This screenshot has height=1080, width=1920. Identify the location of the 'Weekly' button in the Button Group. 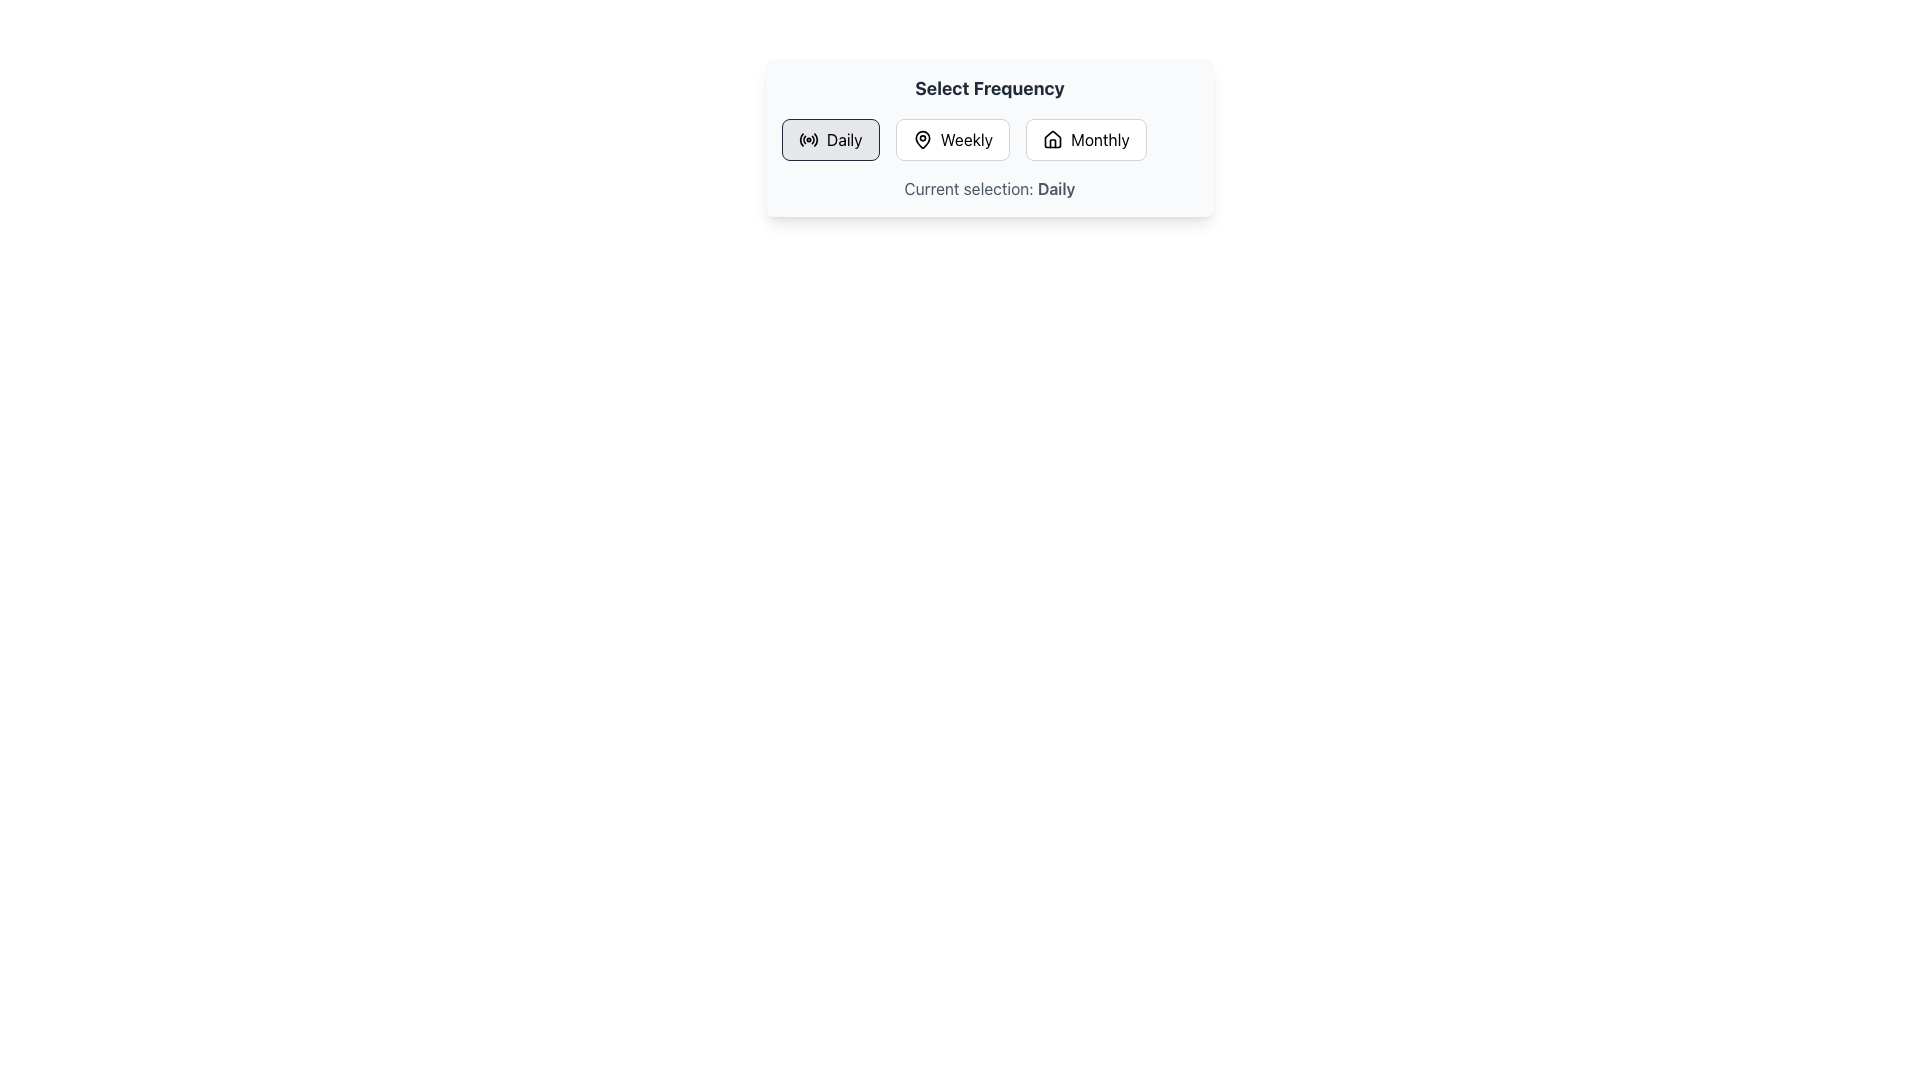
(989, 138).